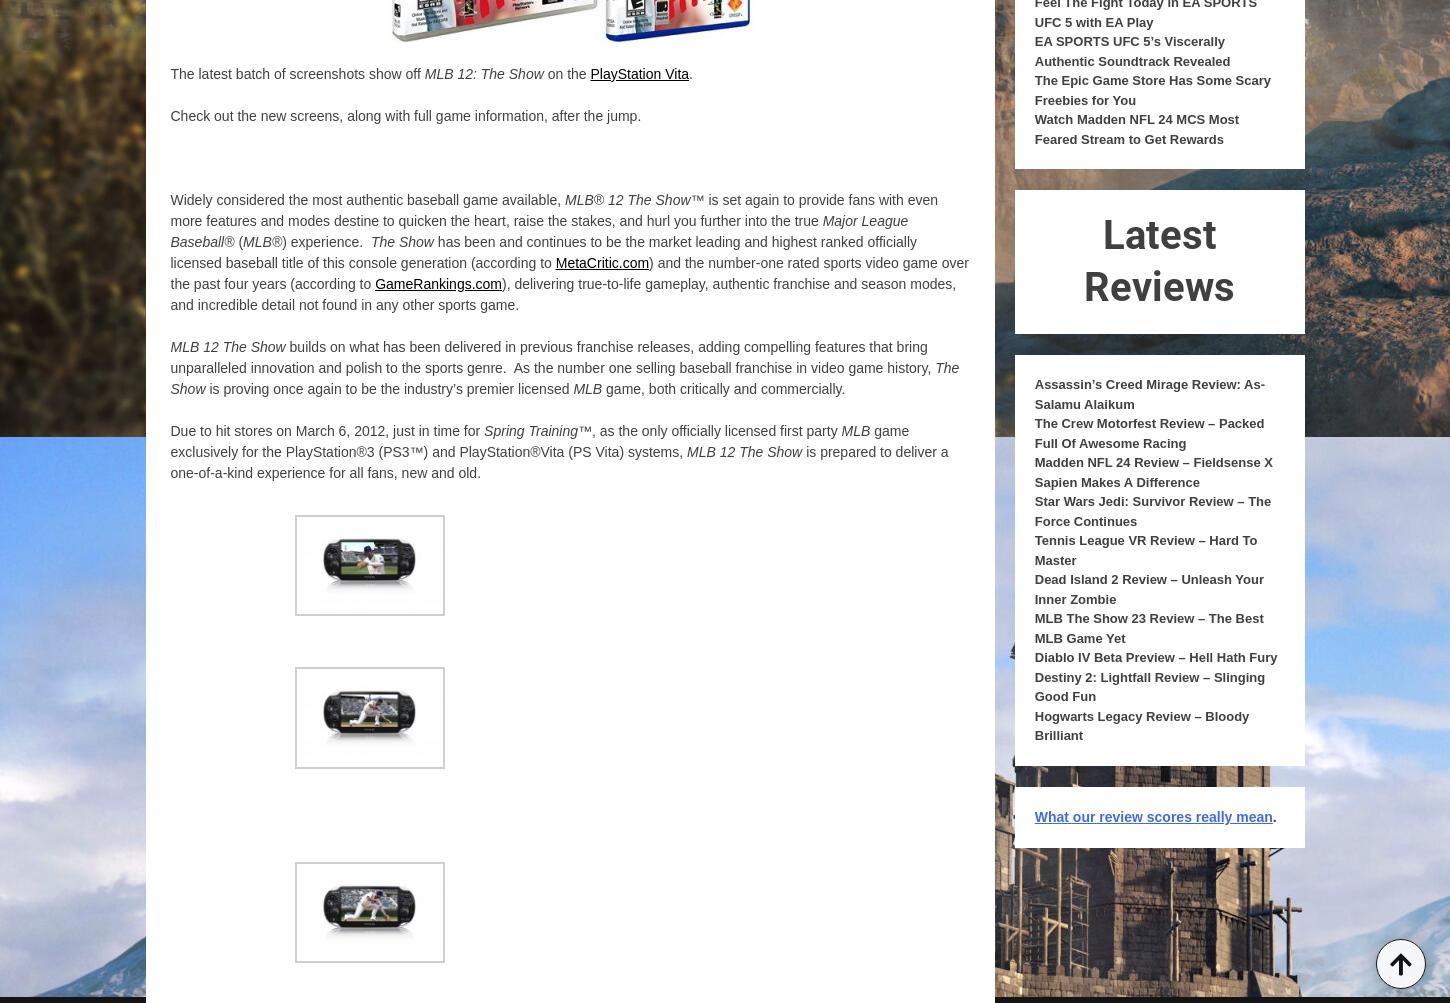 This screenshot has width=1450, height=1003. I want to click on 'MLB®', so click(262, 241).